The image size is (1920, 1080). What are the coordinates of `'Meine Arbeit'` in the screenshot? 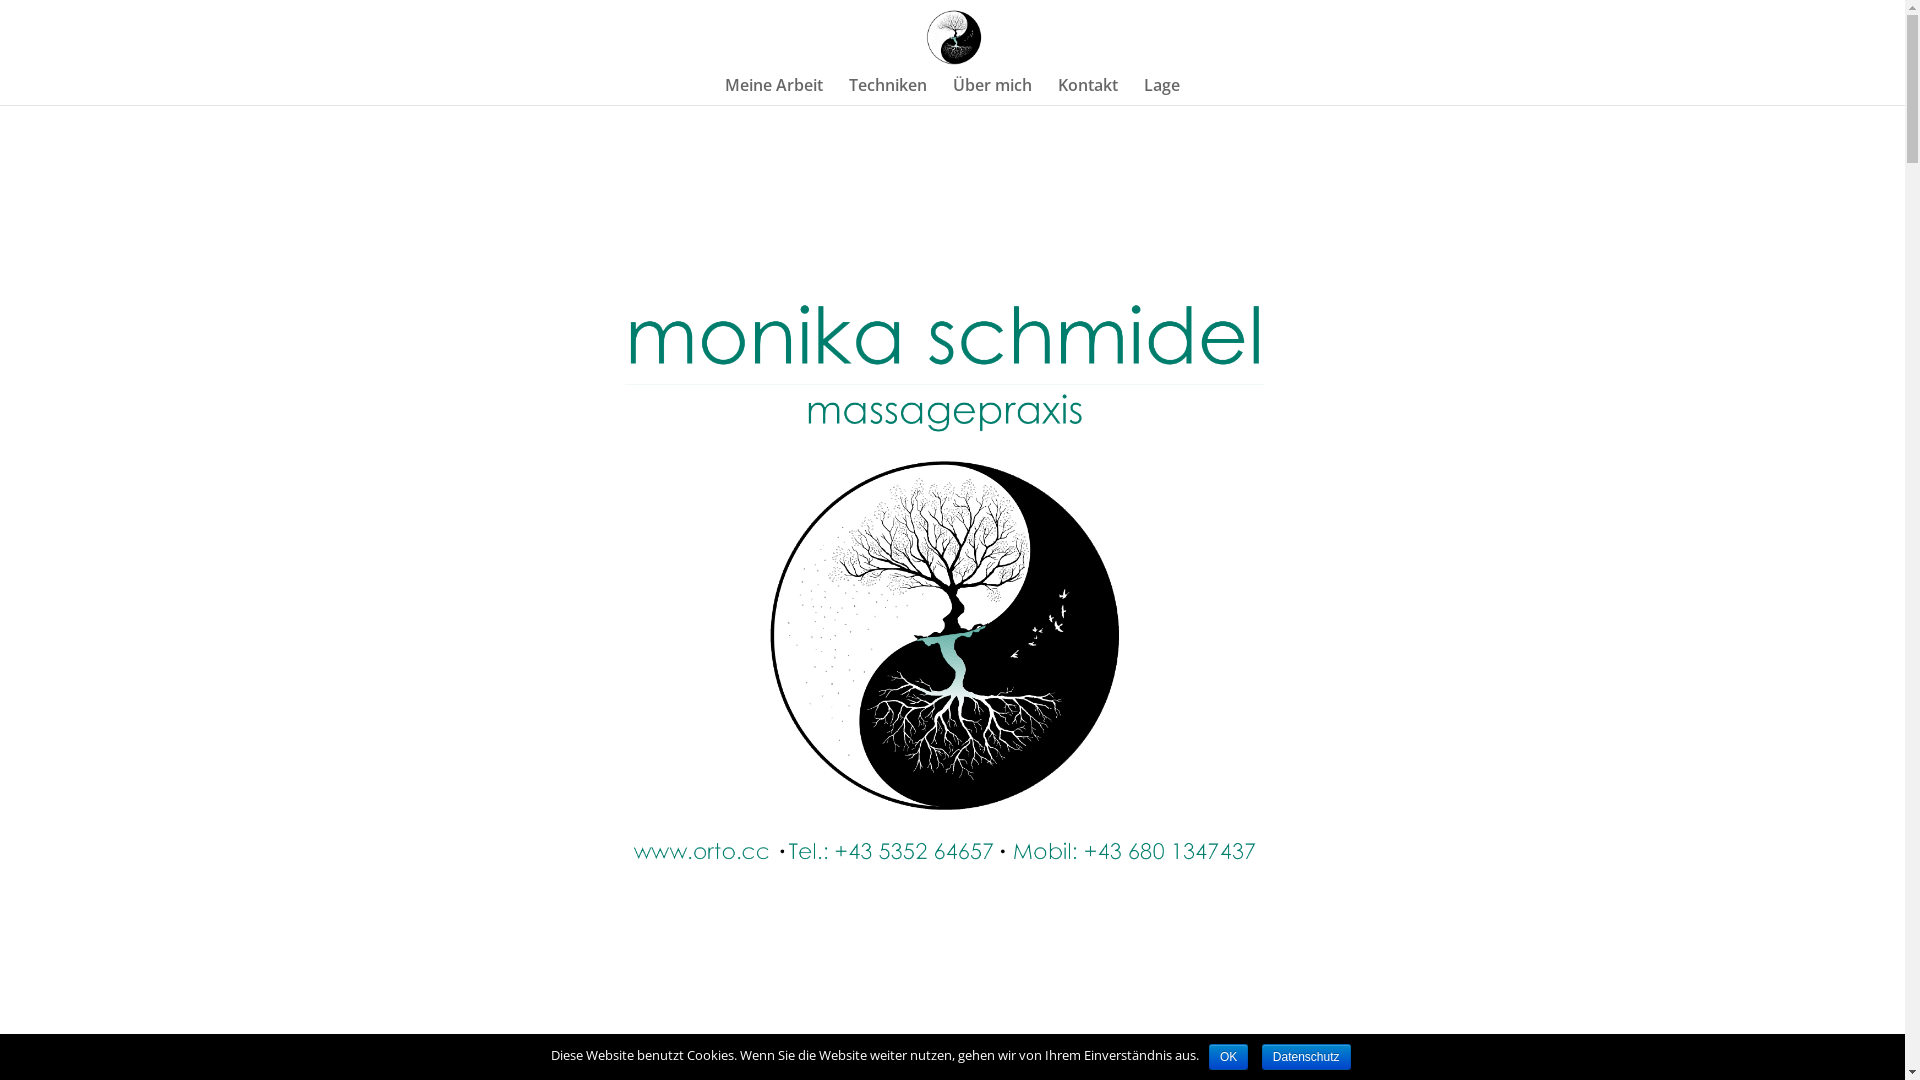 It's located at (723, 91).